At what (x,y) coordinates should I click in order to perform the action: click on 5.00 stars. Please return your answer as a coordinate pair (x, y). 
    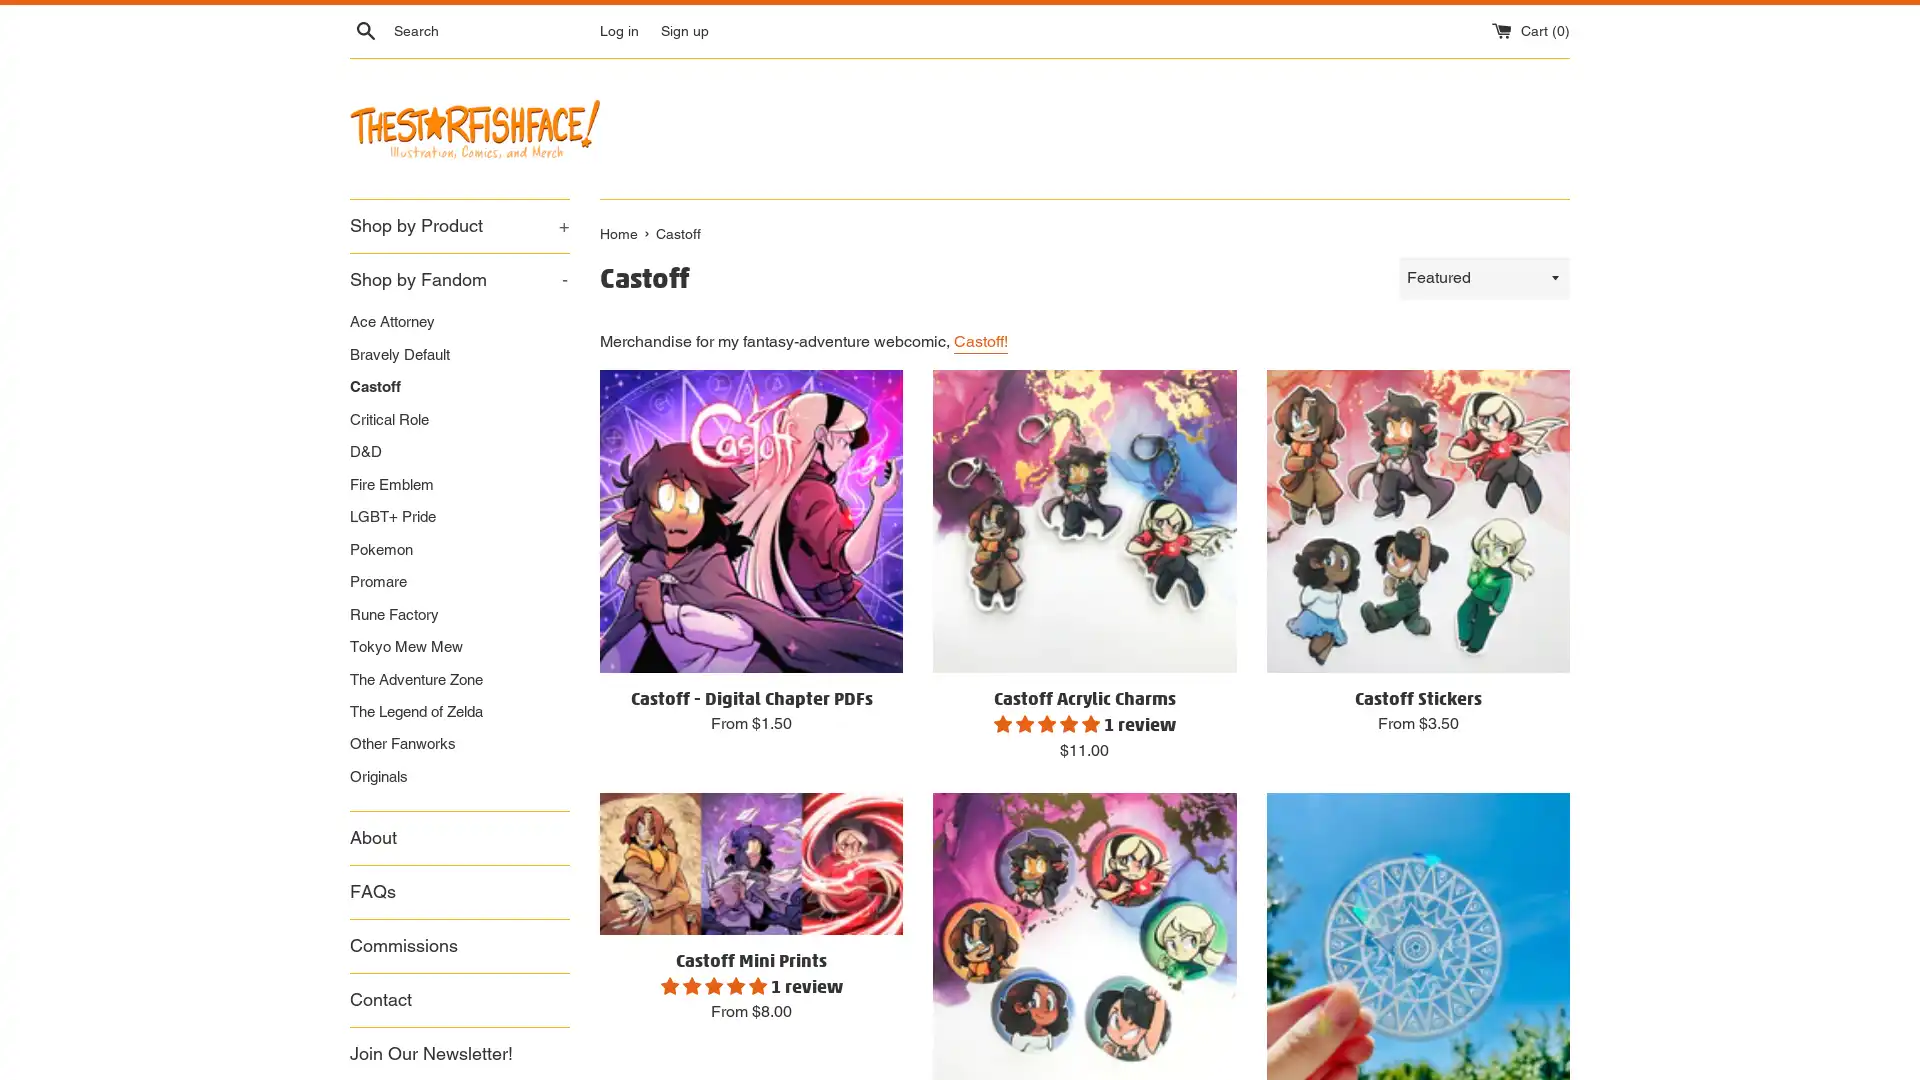
    Looking at the image, I should click on (1046, 722).